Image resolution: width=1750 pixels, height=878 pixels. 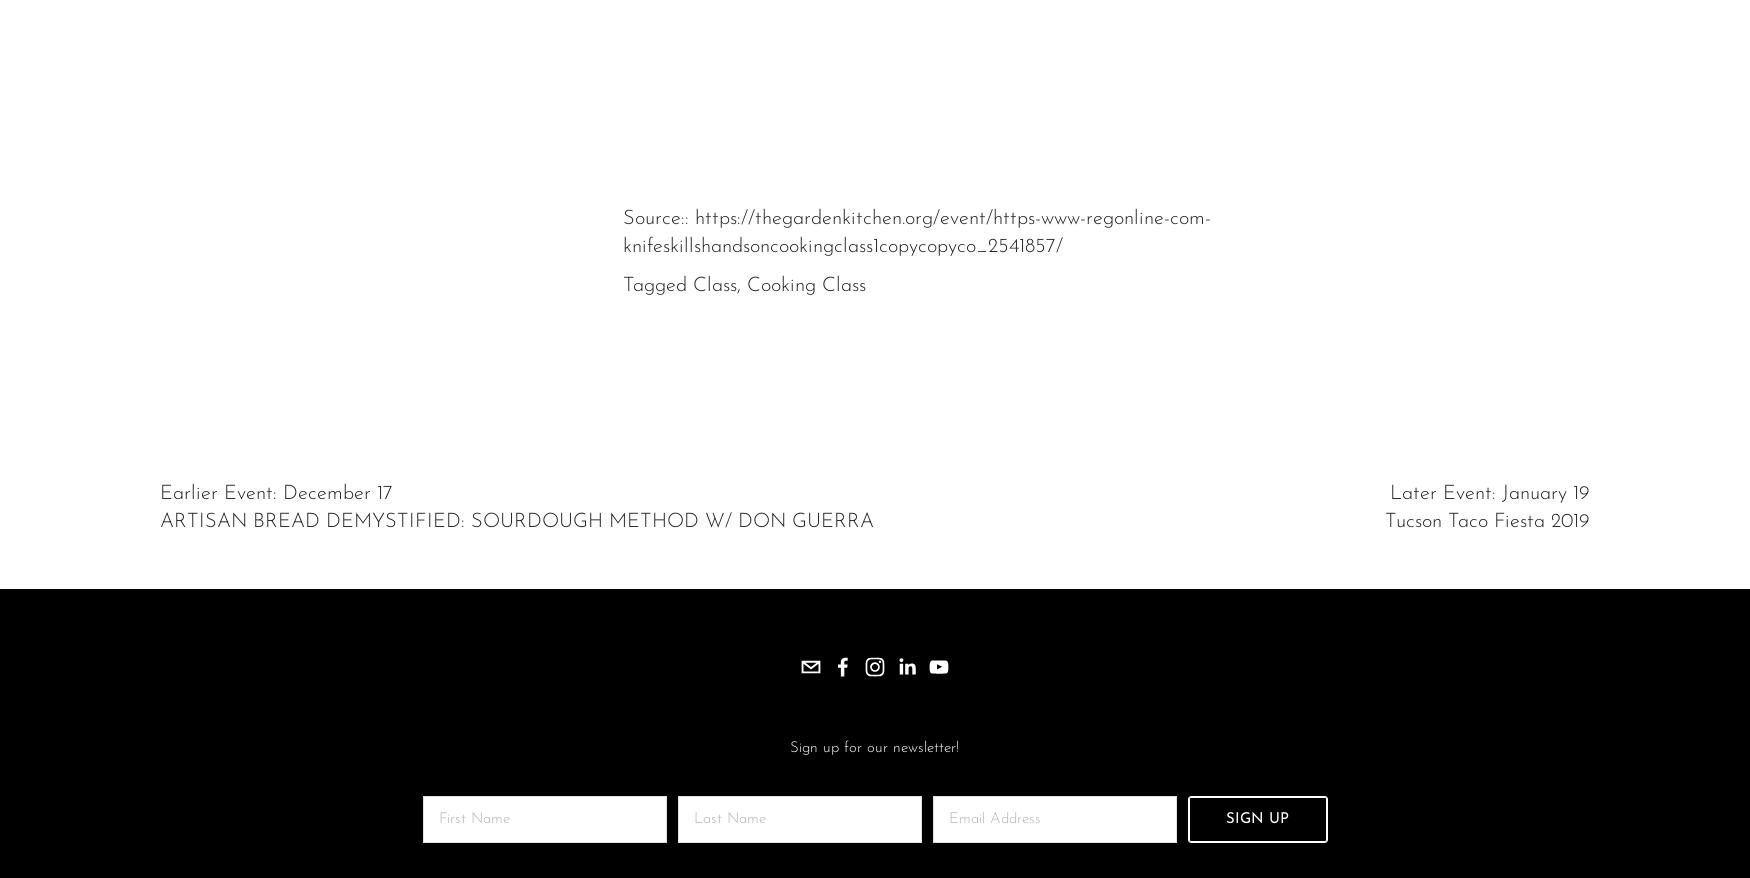 I want to click on 'Tucson Taco Fiesta 2019', so click(x=1487, y=521).